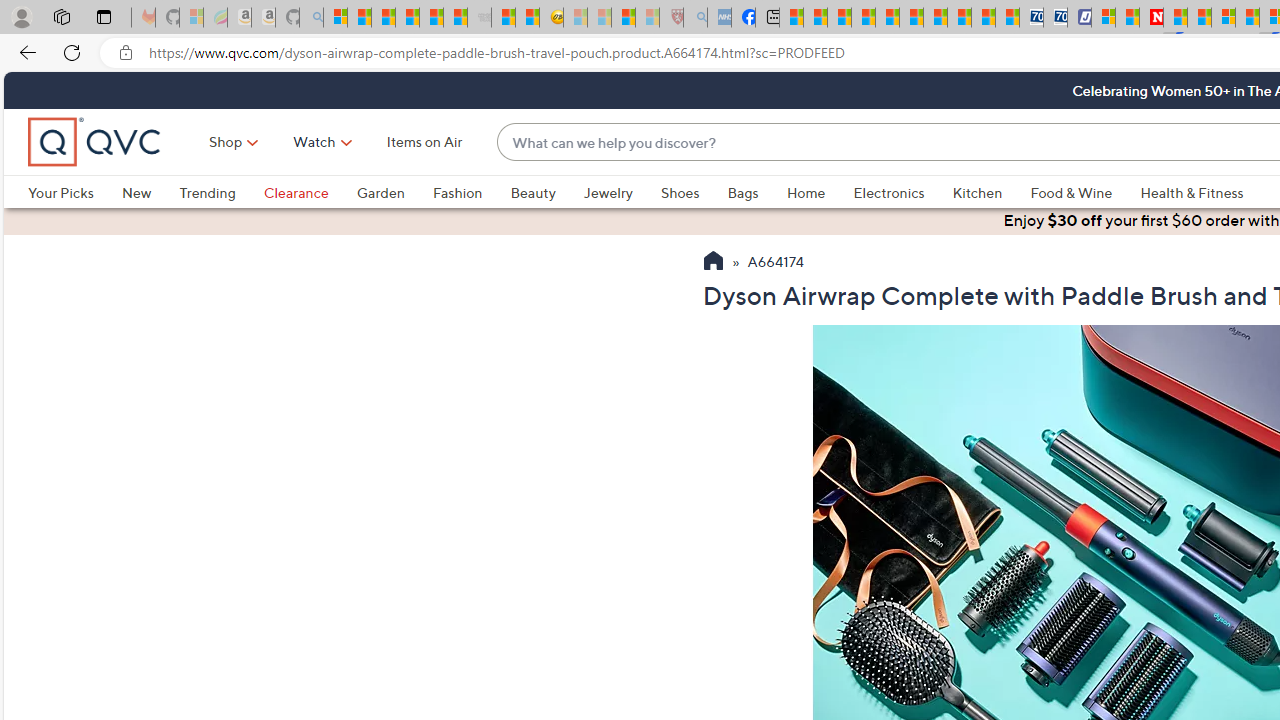 This screenshot has width=1280, height=720. I want to click on 'Electronics', so click(902, 192).